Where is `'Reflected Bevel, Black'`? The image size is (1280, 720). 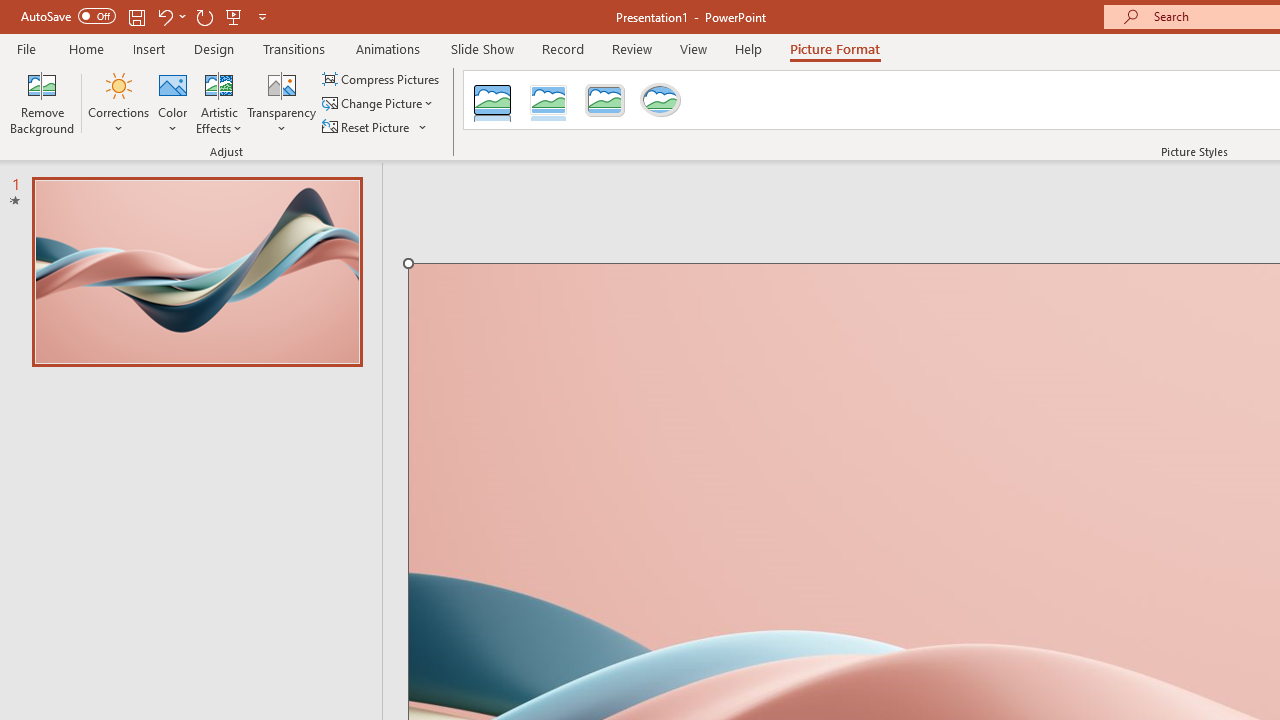 'Reflected Bevel, Black' is located at coordinates (492, 100).